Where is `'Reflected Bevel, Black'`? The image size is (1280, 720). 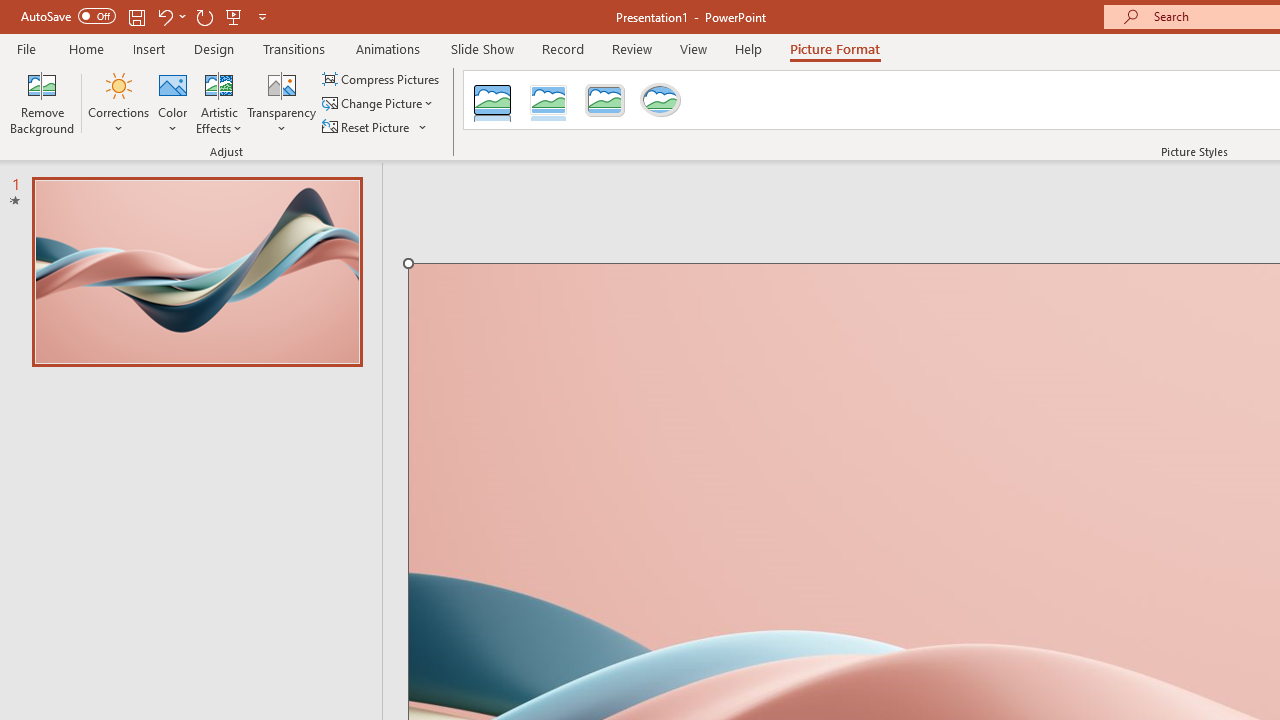 'Reflected Bevel, Black' is located at coordinates (492, 100).